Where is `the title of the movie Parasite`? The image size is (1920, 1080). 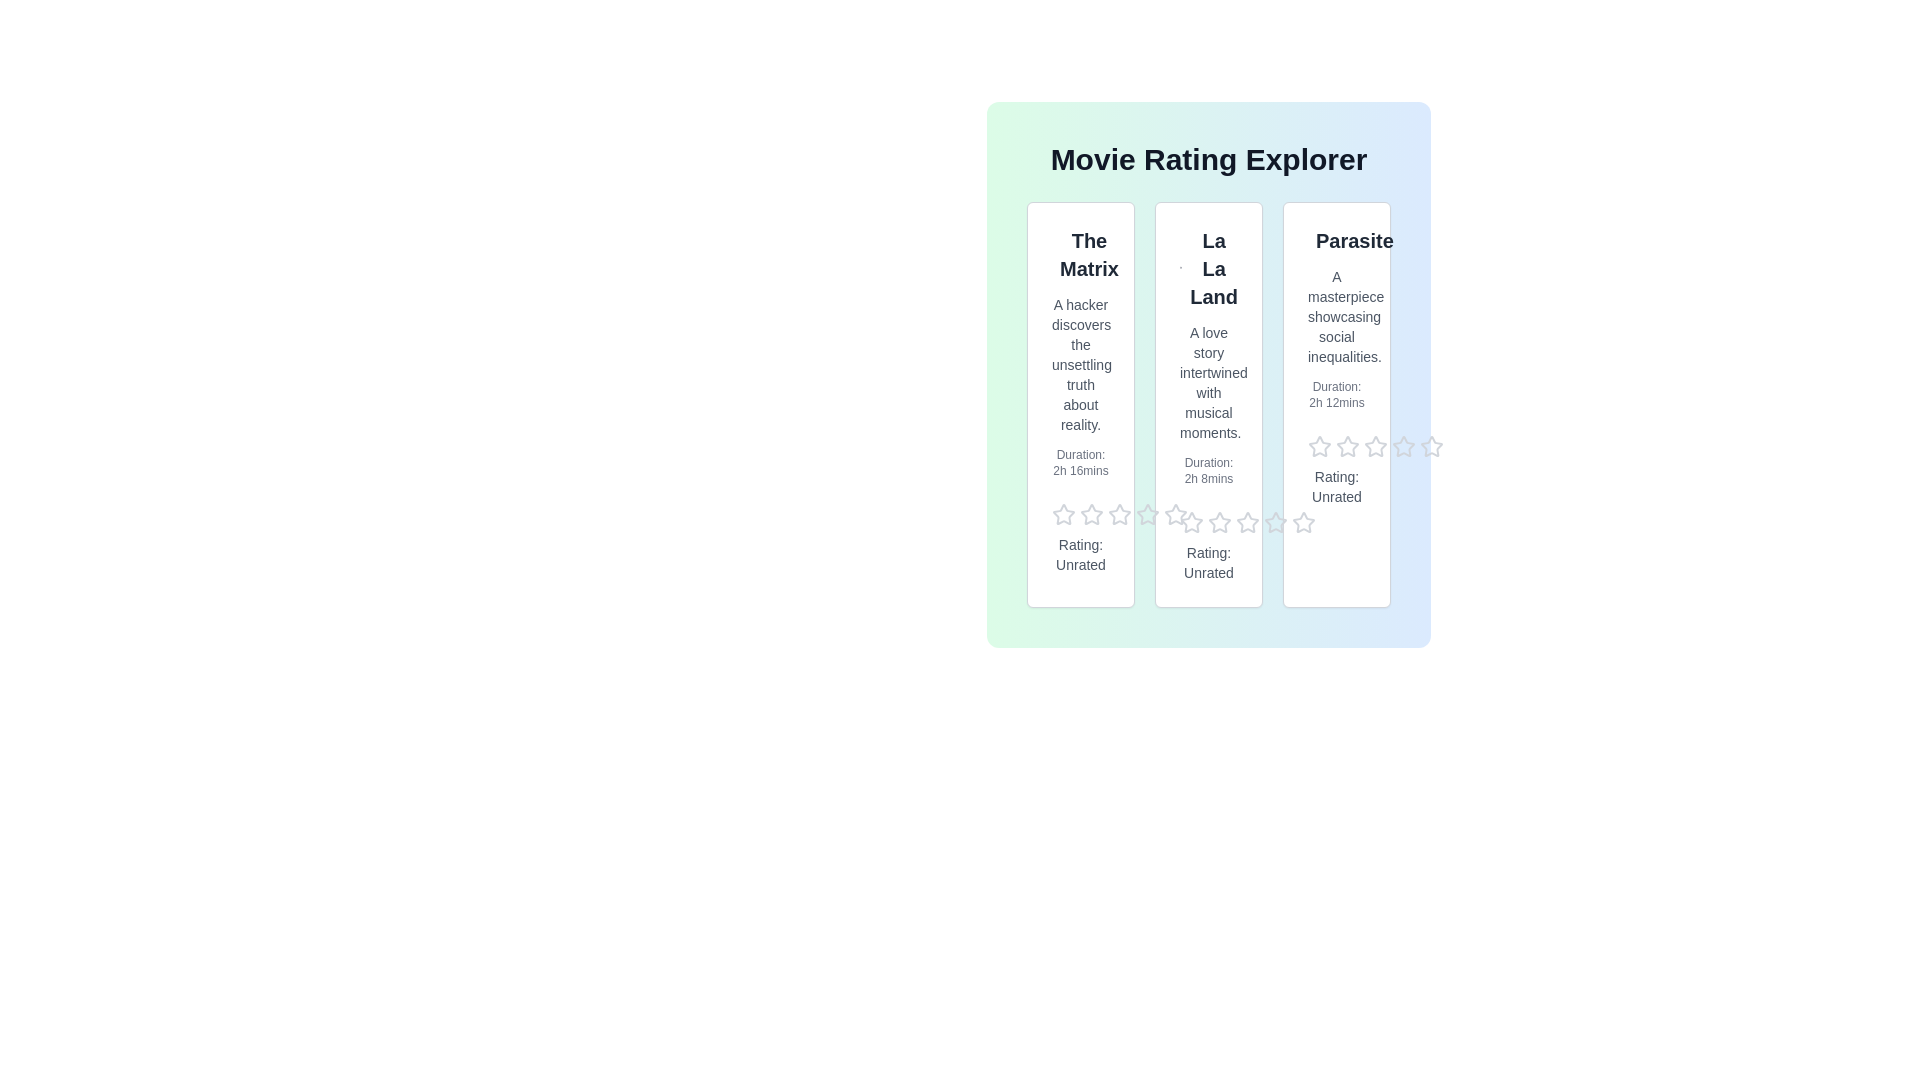
the title of the movie Parasite is located at coordinates (1337, 239).